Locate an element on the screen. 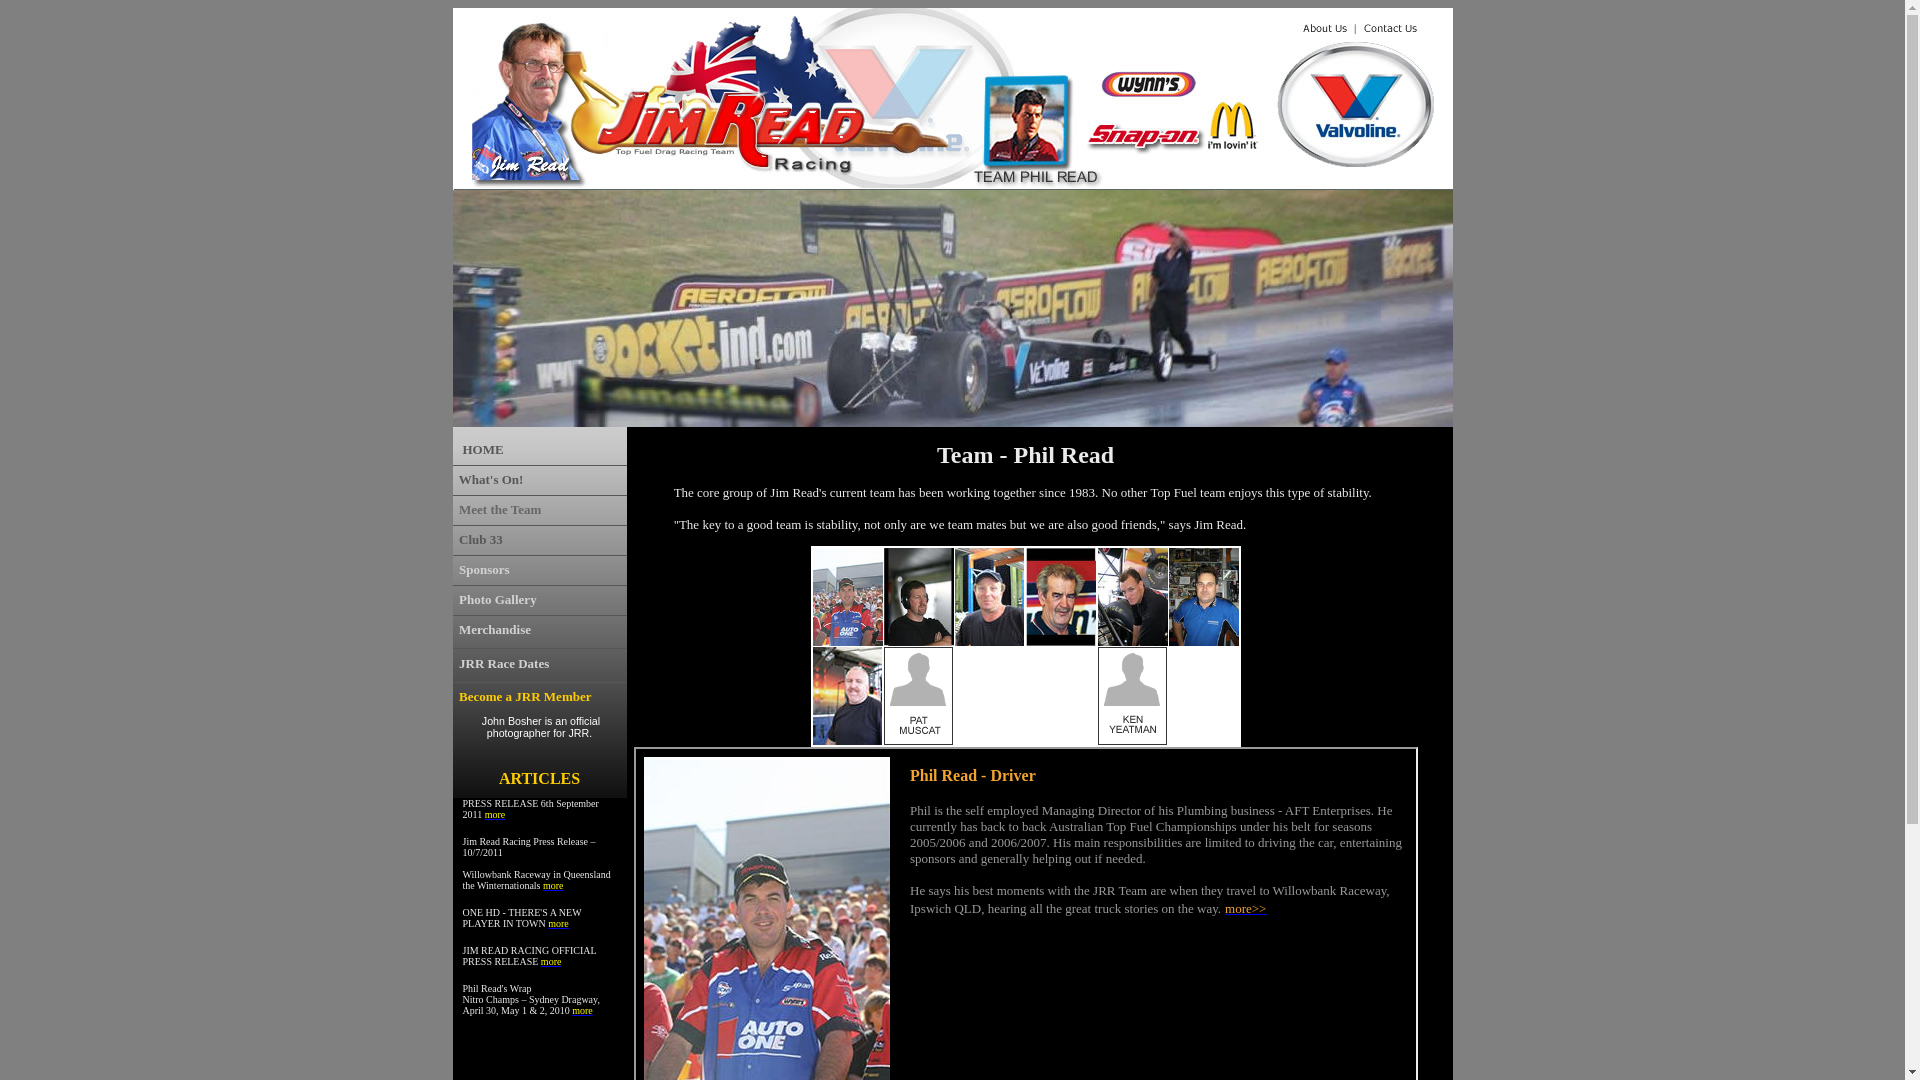  'HOME' is located at coordinates (482, 447).